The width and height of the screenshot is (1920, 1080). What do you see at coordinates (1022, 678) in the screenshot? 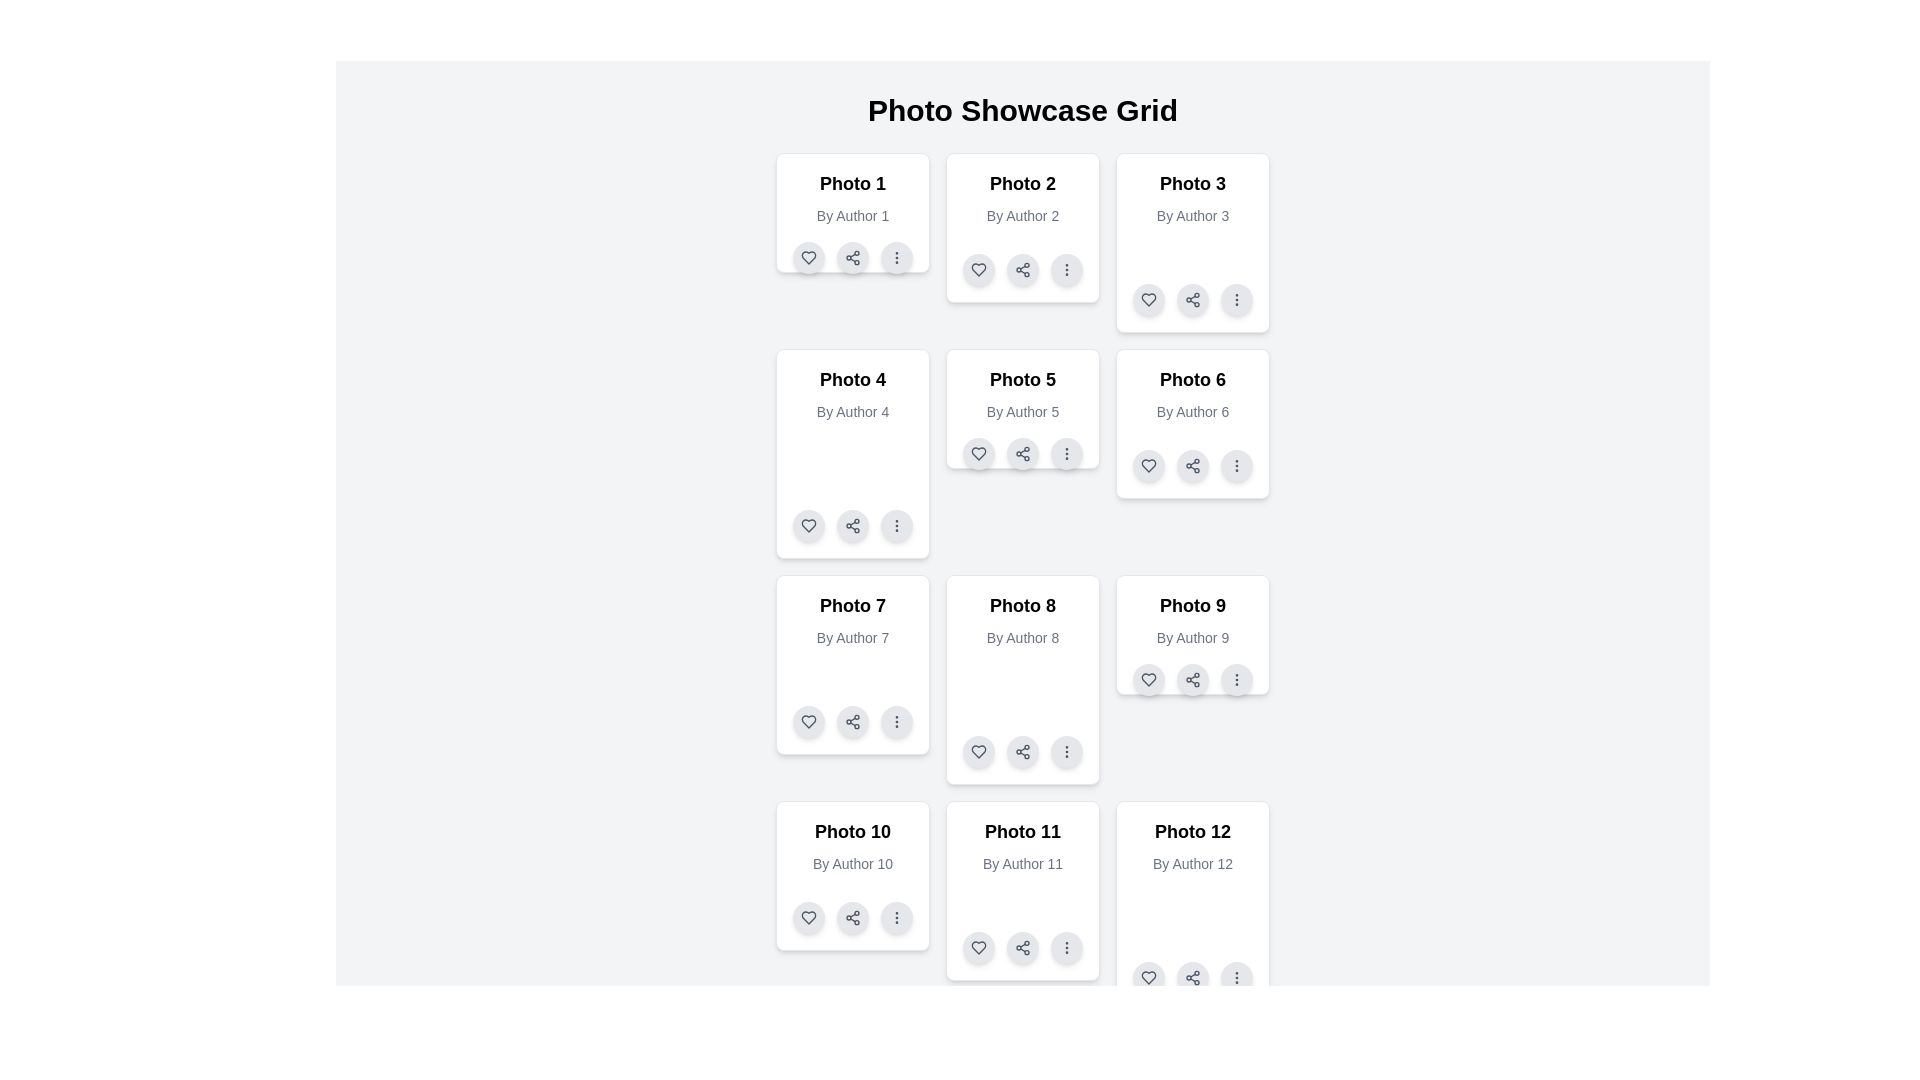
I see `the like button on the Content Card representing 'Photo 8' authored by 'Author 8', located in the second row, middle column of the grid` at bounding box center [1022, 678].